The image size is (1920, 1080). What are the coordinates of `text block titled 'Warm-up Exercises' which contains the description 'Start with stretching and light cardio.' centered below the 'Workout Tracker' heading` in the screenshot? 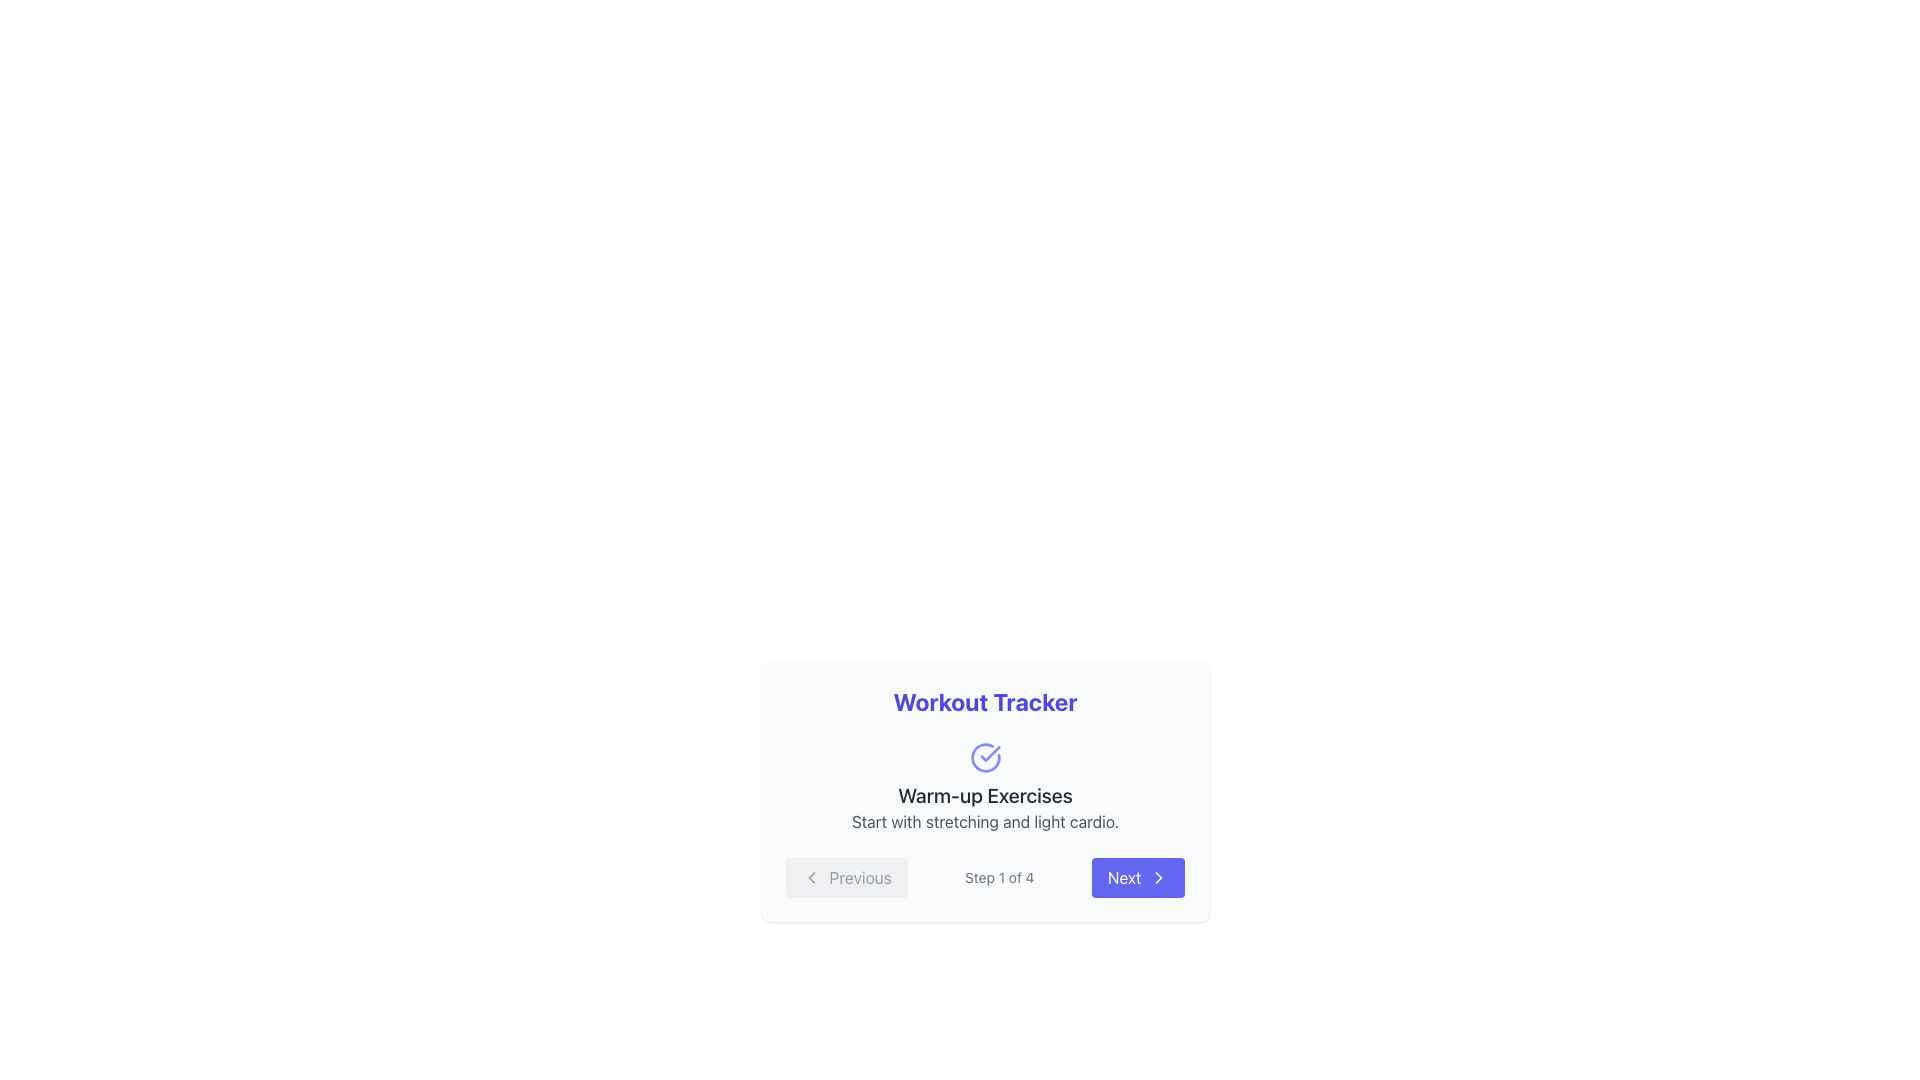 It's located at (985, 786).